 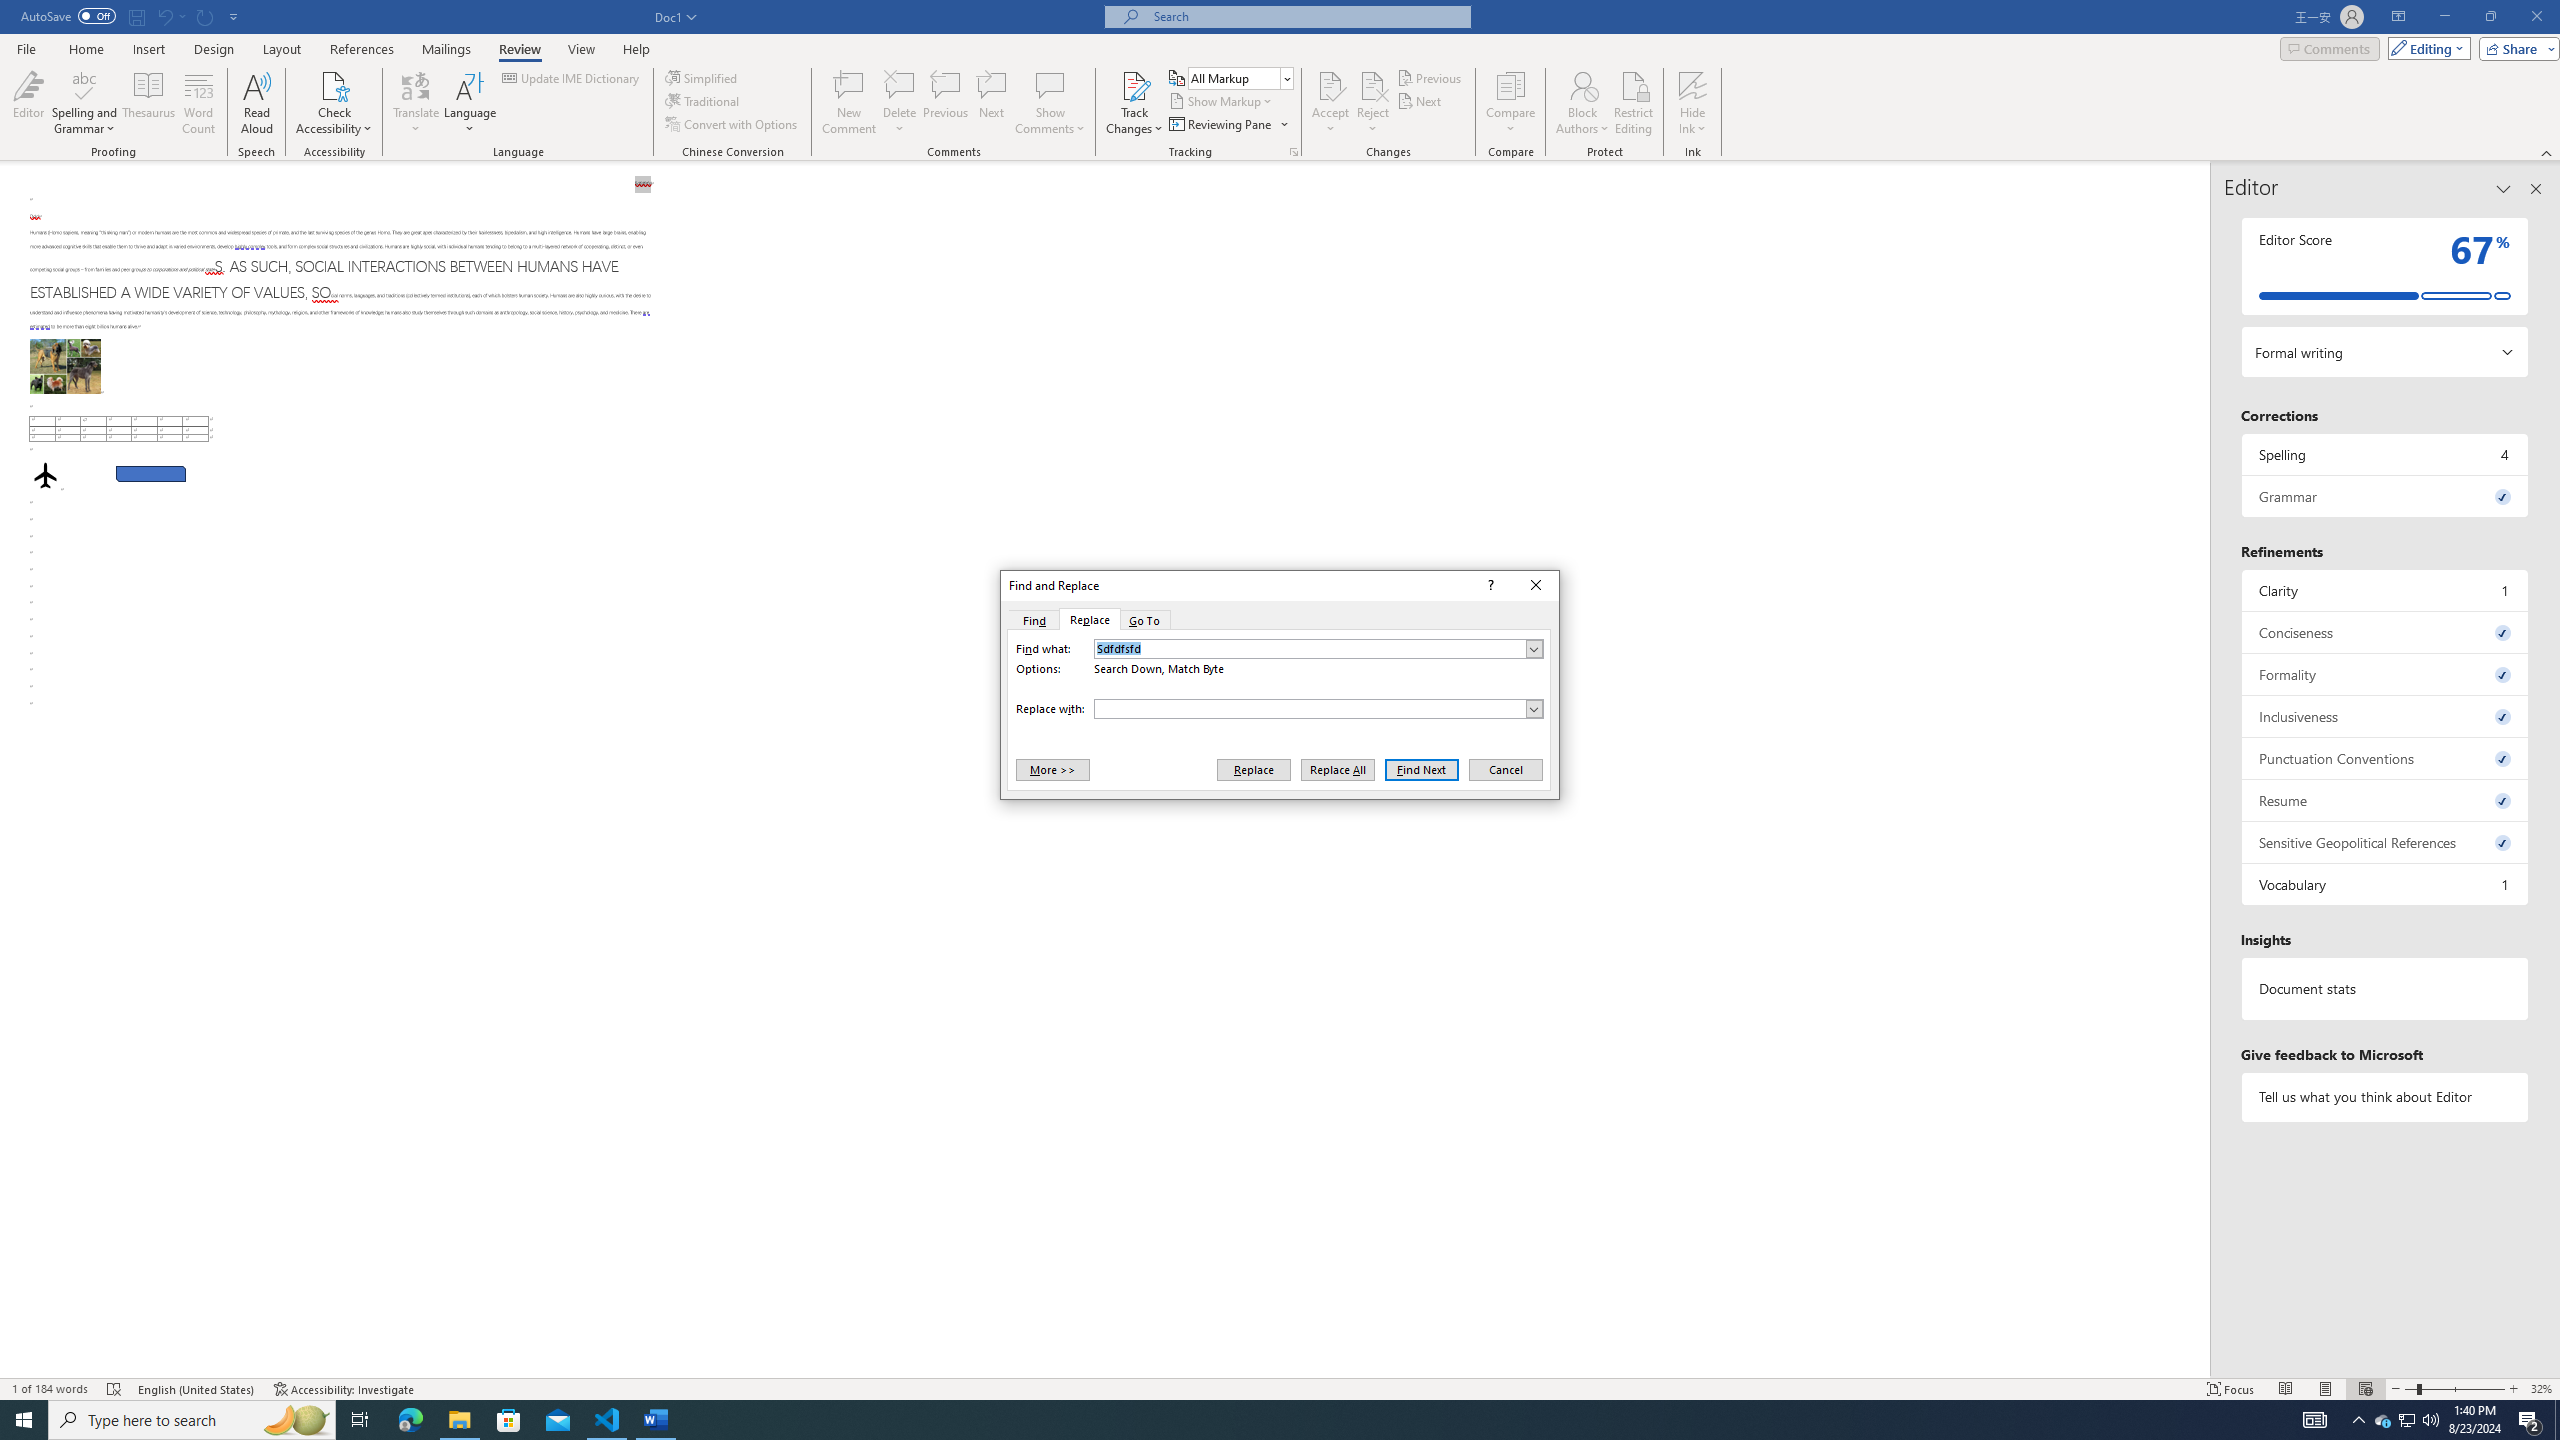 I want to click on 'Hide Ink', so click(x=1692, y=103).